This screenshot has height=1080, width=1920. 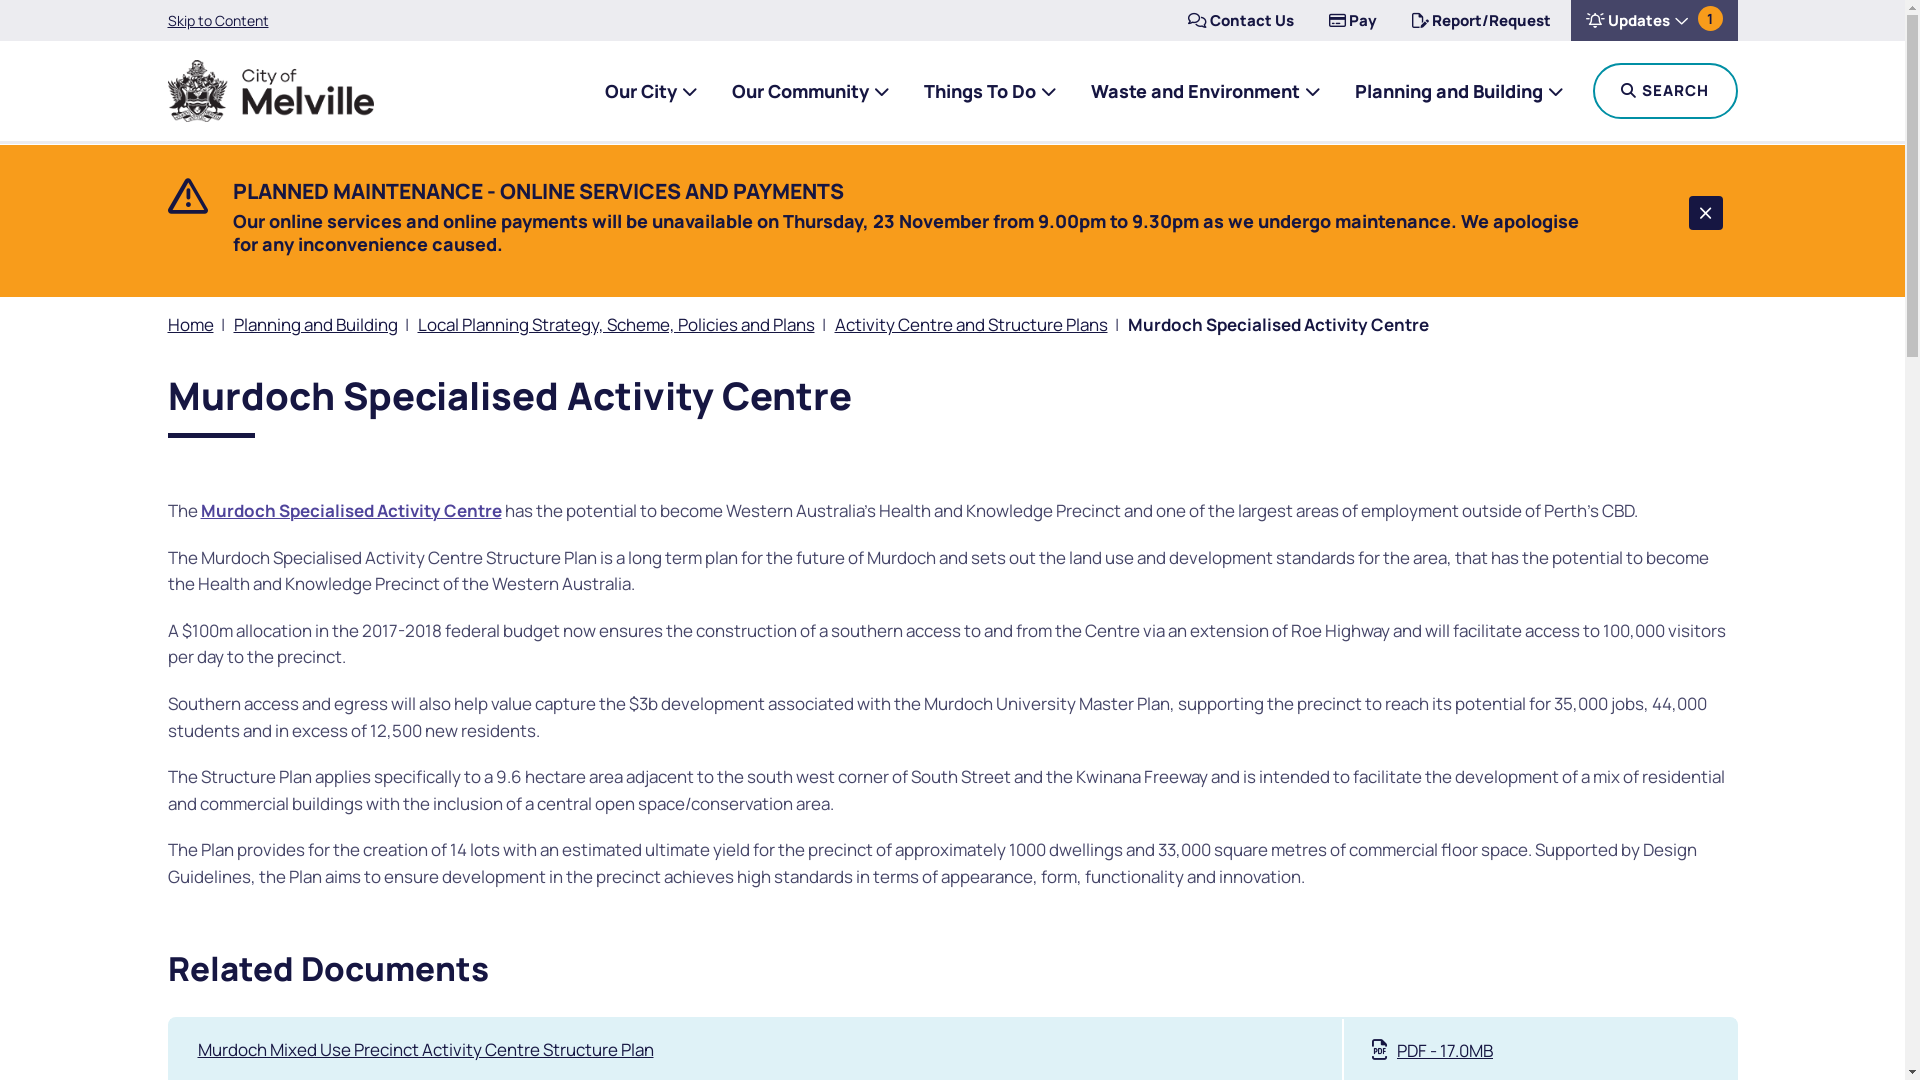 What do you see at coordinates (1238, 20) in the screenshot?
I see `'Contact Us'` at bounding box center [1238, 20].